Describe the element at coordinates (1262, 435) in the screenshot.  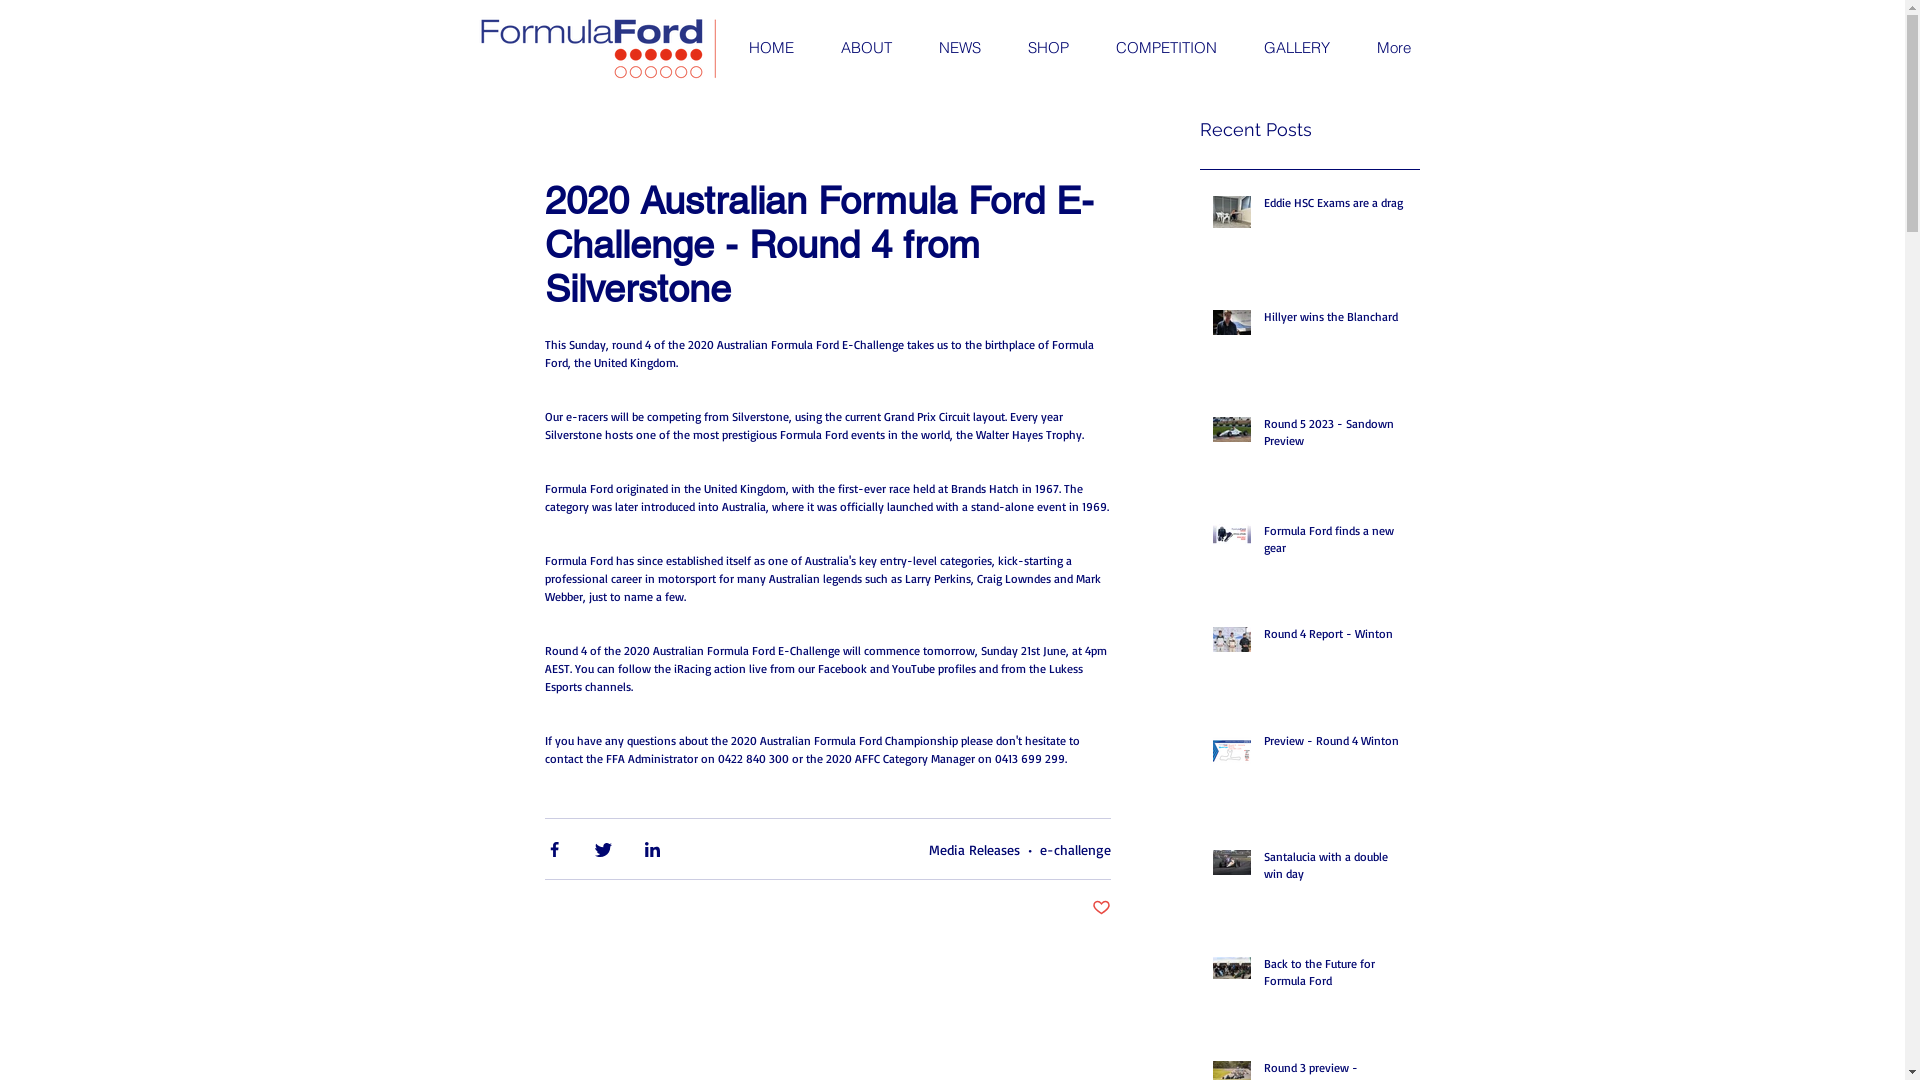
I see `'Round 5 2023 - Sandown Preview'` at that location.